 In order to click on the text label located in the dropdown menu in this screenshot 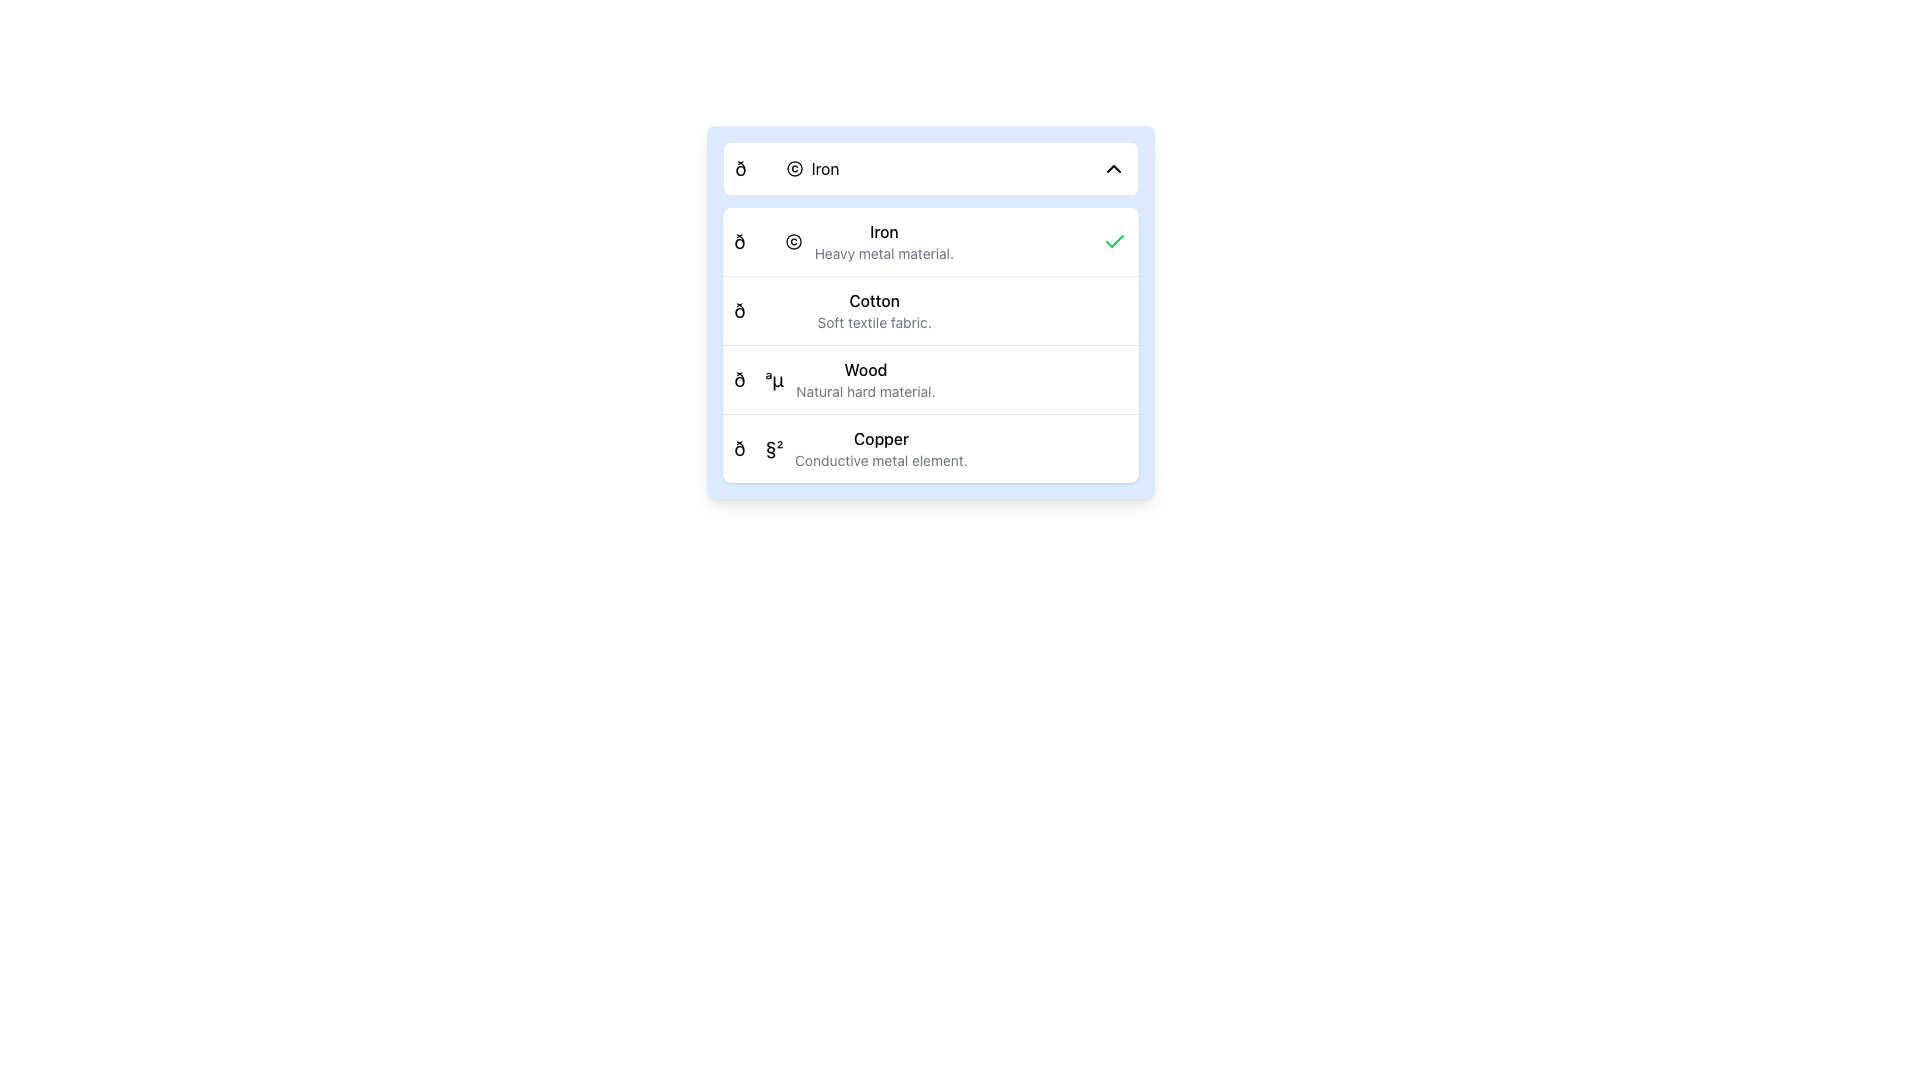, I will do `click(825, 168)`.